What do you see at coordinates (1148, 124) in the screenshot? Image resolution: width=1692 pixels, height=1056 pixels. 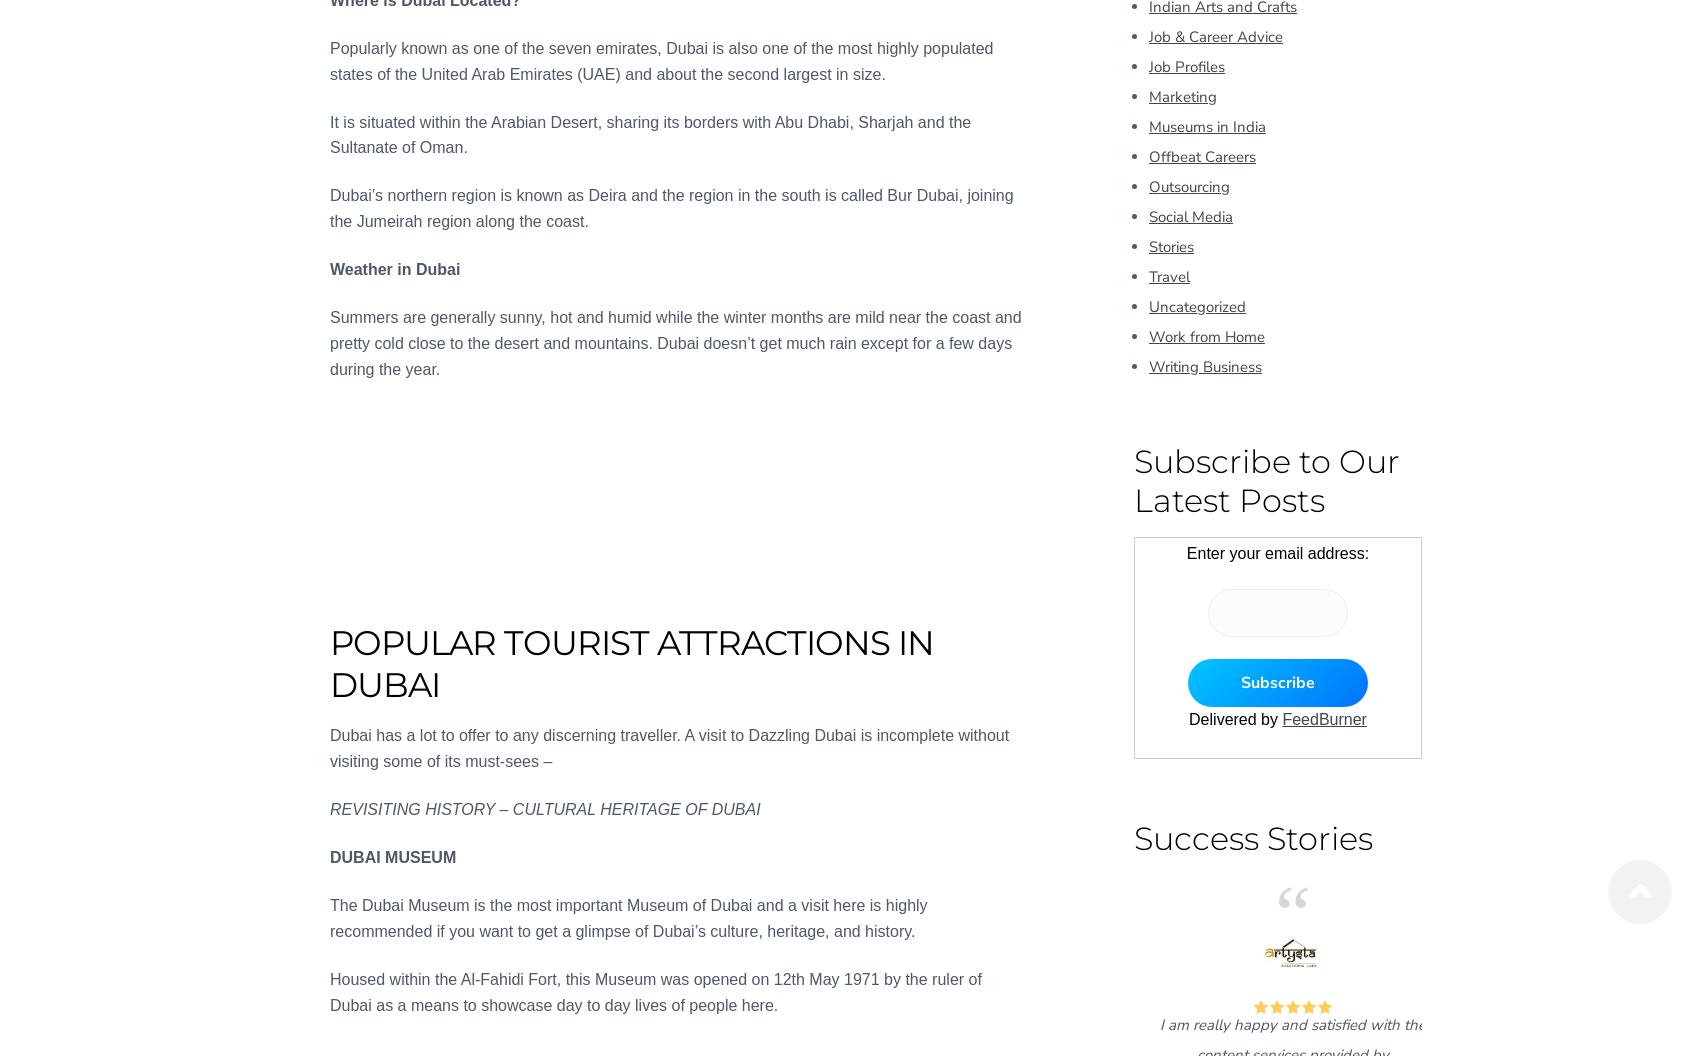 I see `'Museums in India'` at bounding box center [1148, 124].